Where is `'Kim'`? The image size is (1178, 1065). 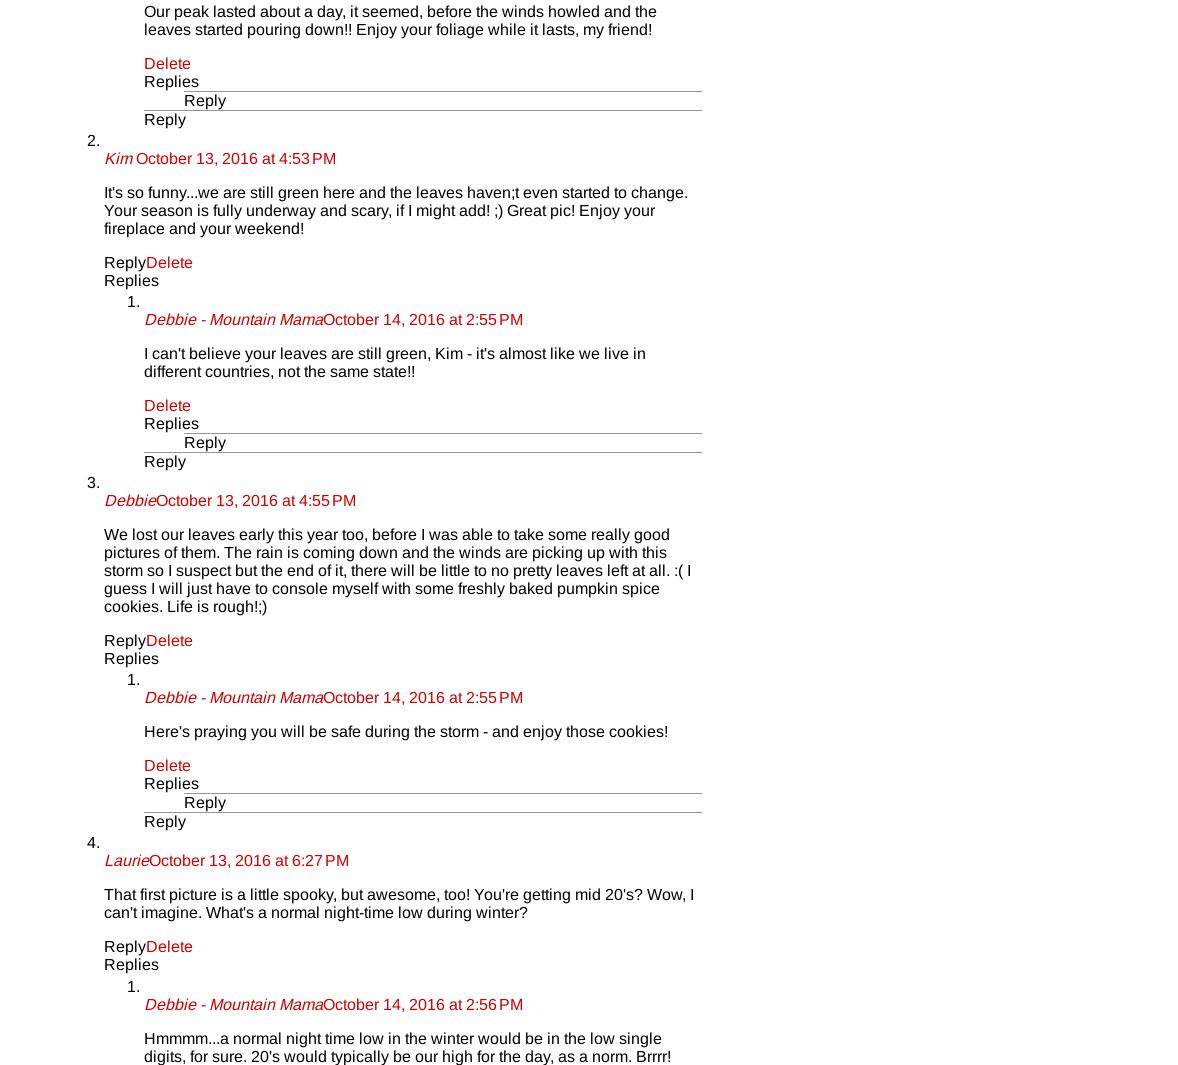 'Kim' is located at coordinates (103, 156).